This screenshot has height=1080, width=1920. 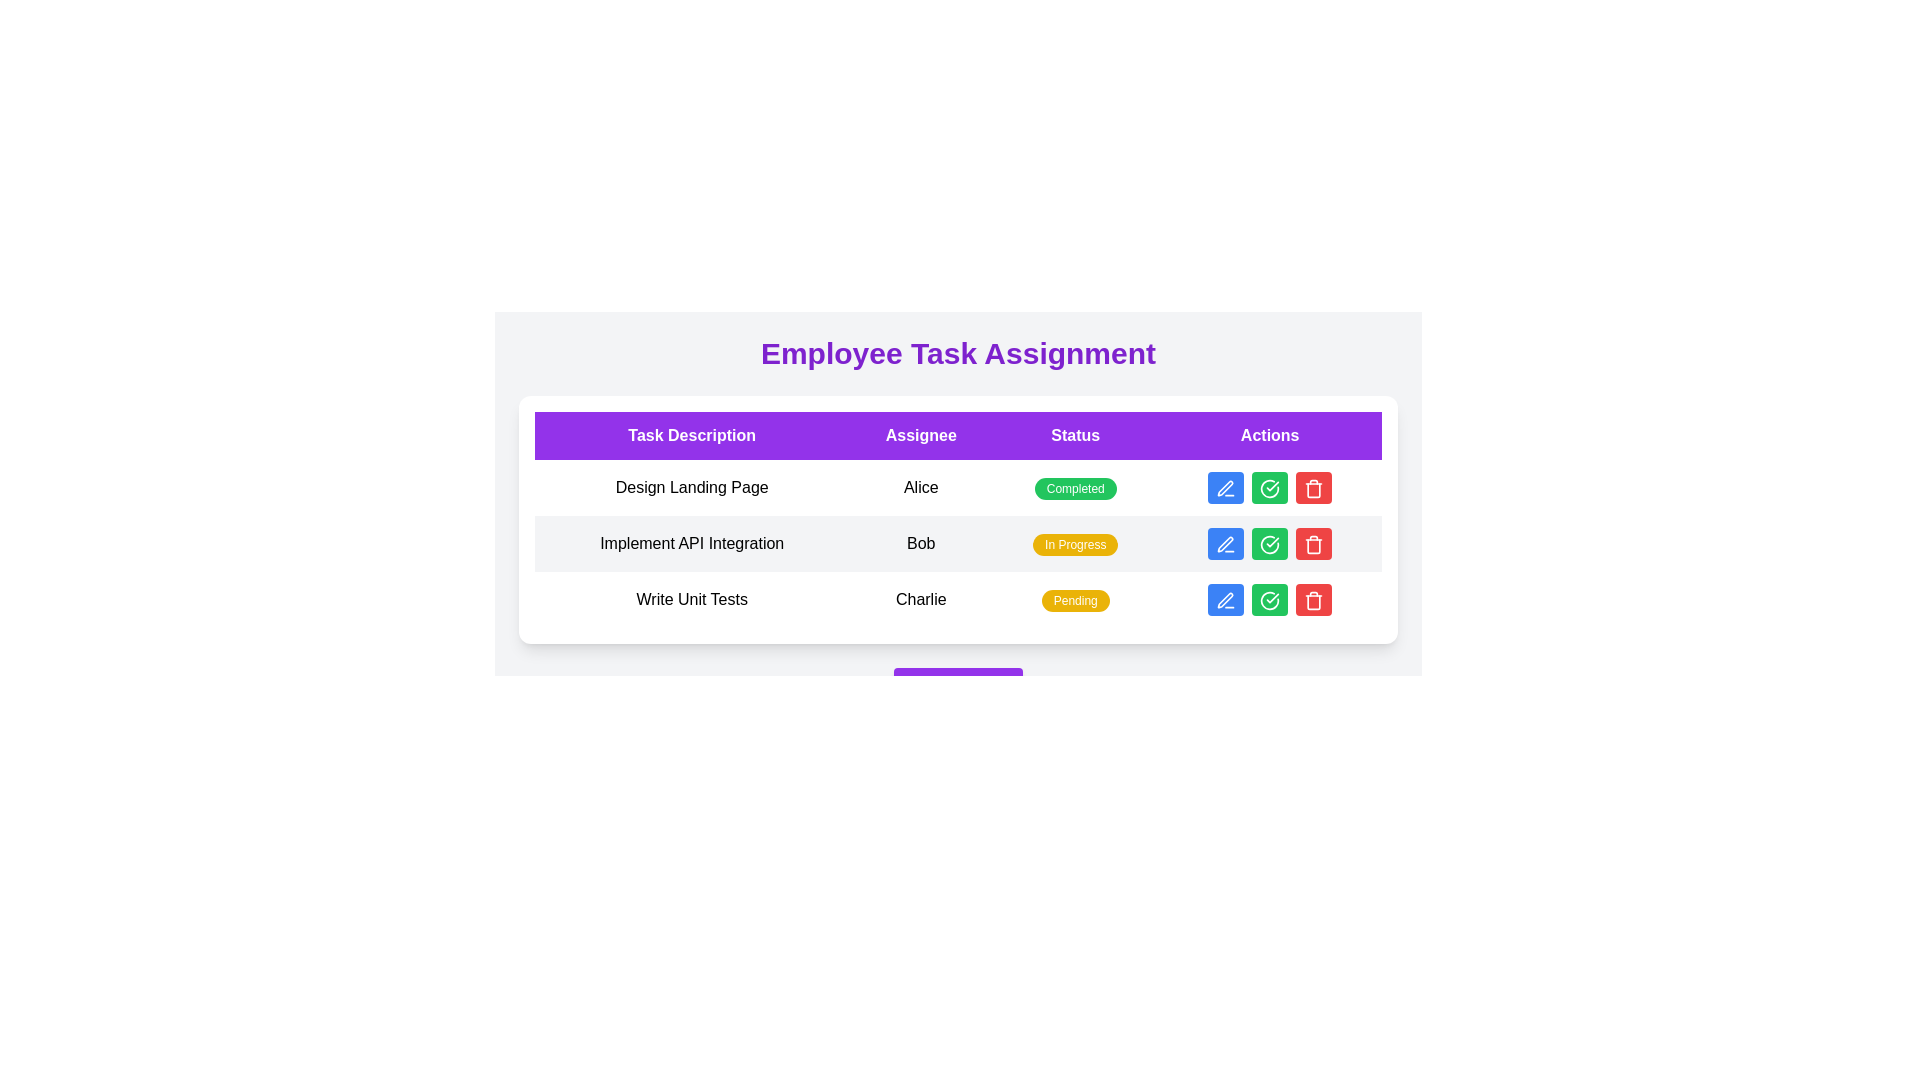 I want to click on the pen icon used for editing in the Actions column of the table for the 'Implement API Integration' task assigned to Bob, so click(x=1225, y=544).